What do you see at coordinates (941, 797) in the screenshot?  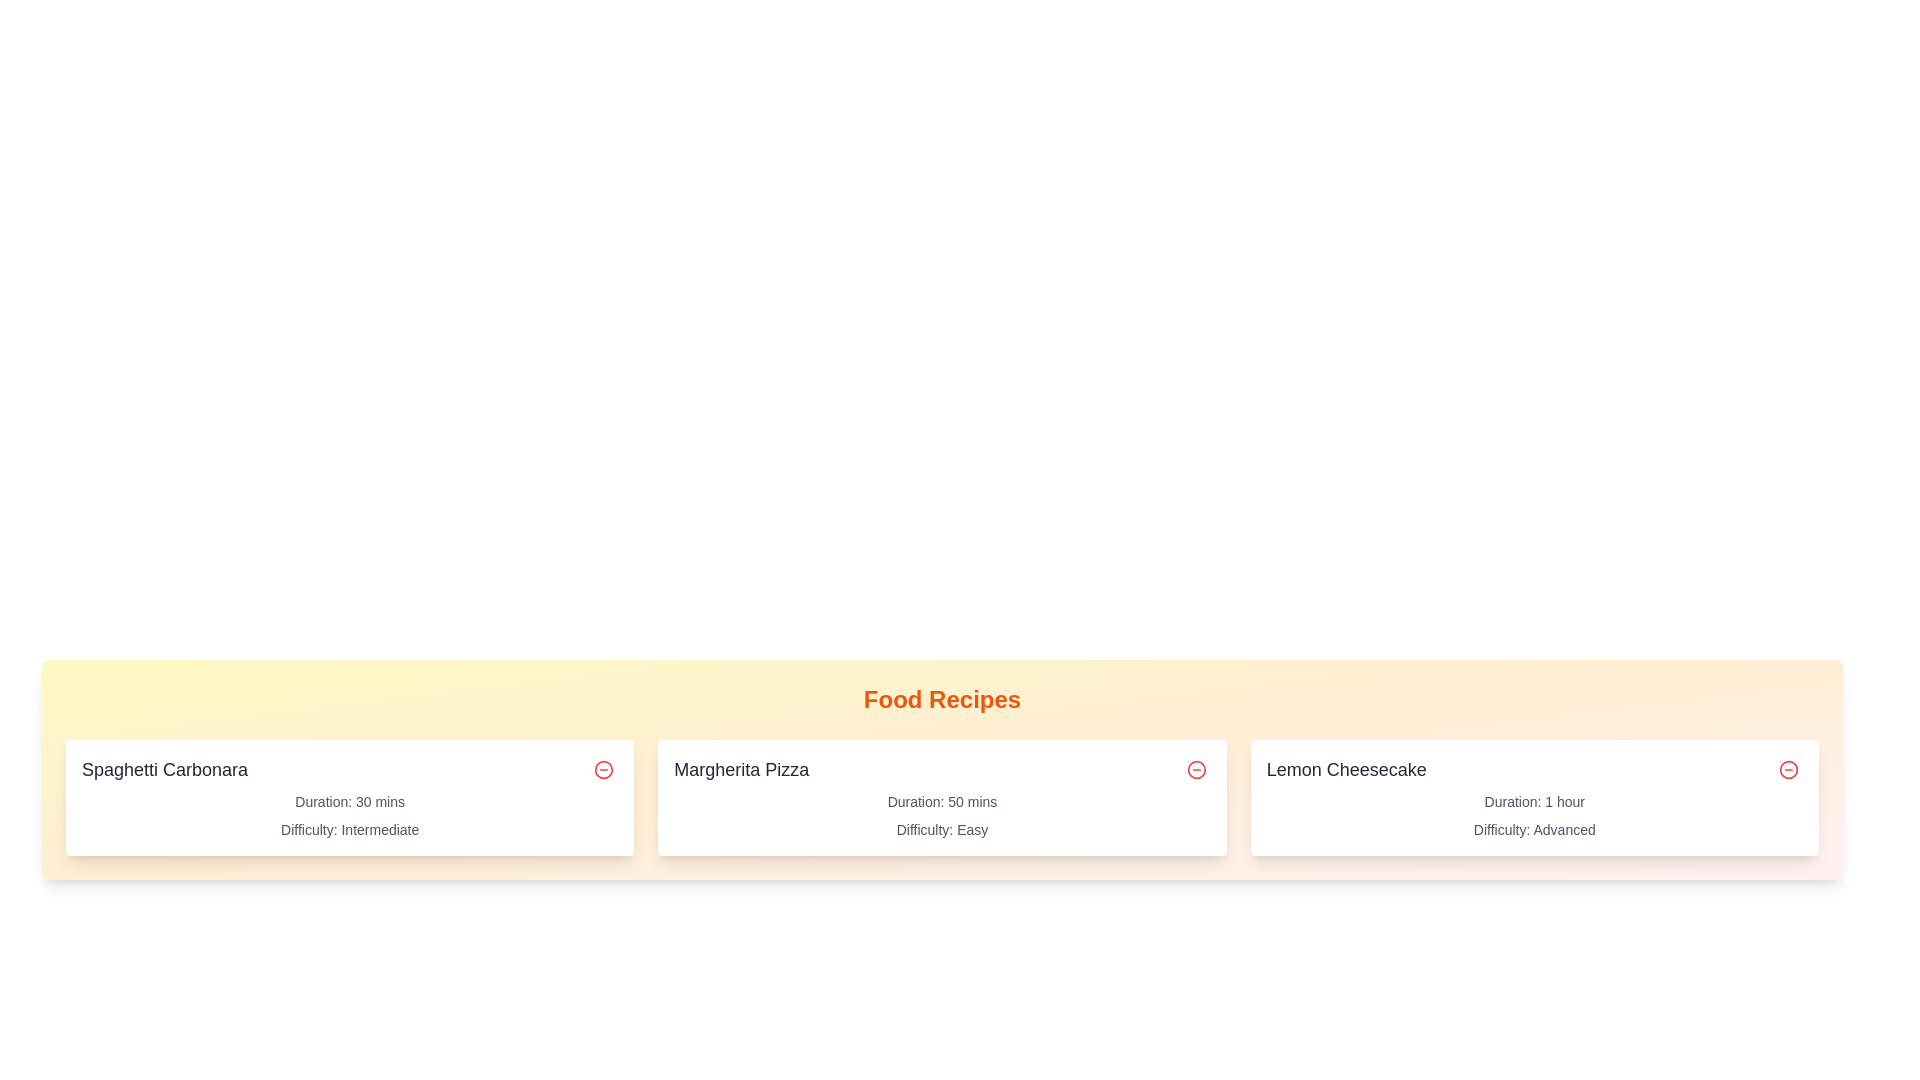 I see `the recipe card displaying information about a recipe, located in the center of a 3-column grid, specifically the second card from the left` at bounding box center [941, 797].